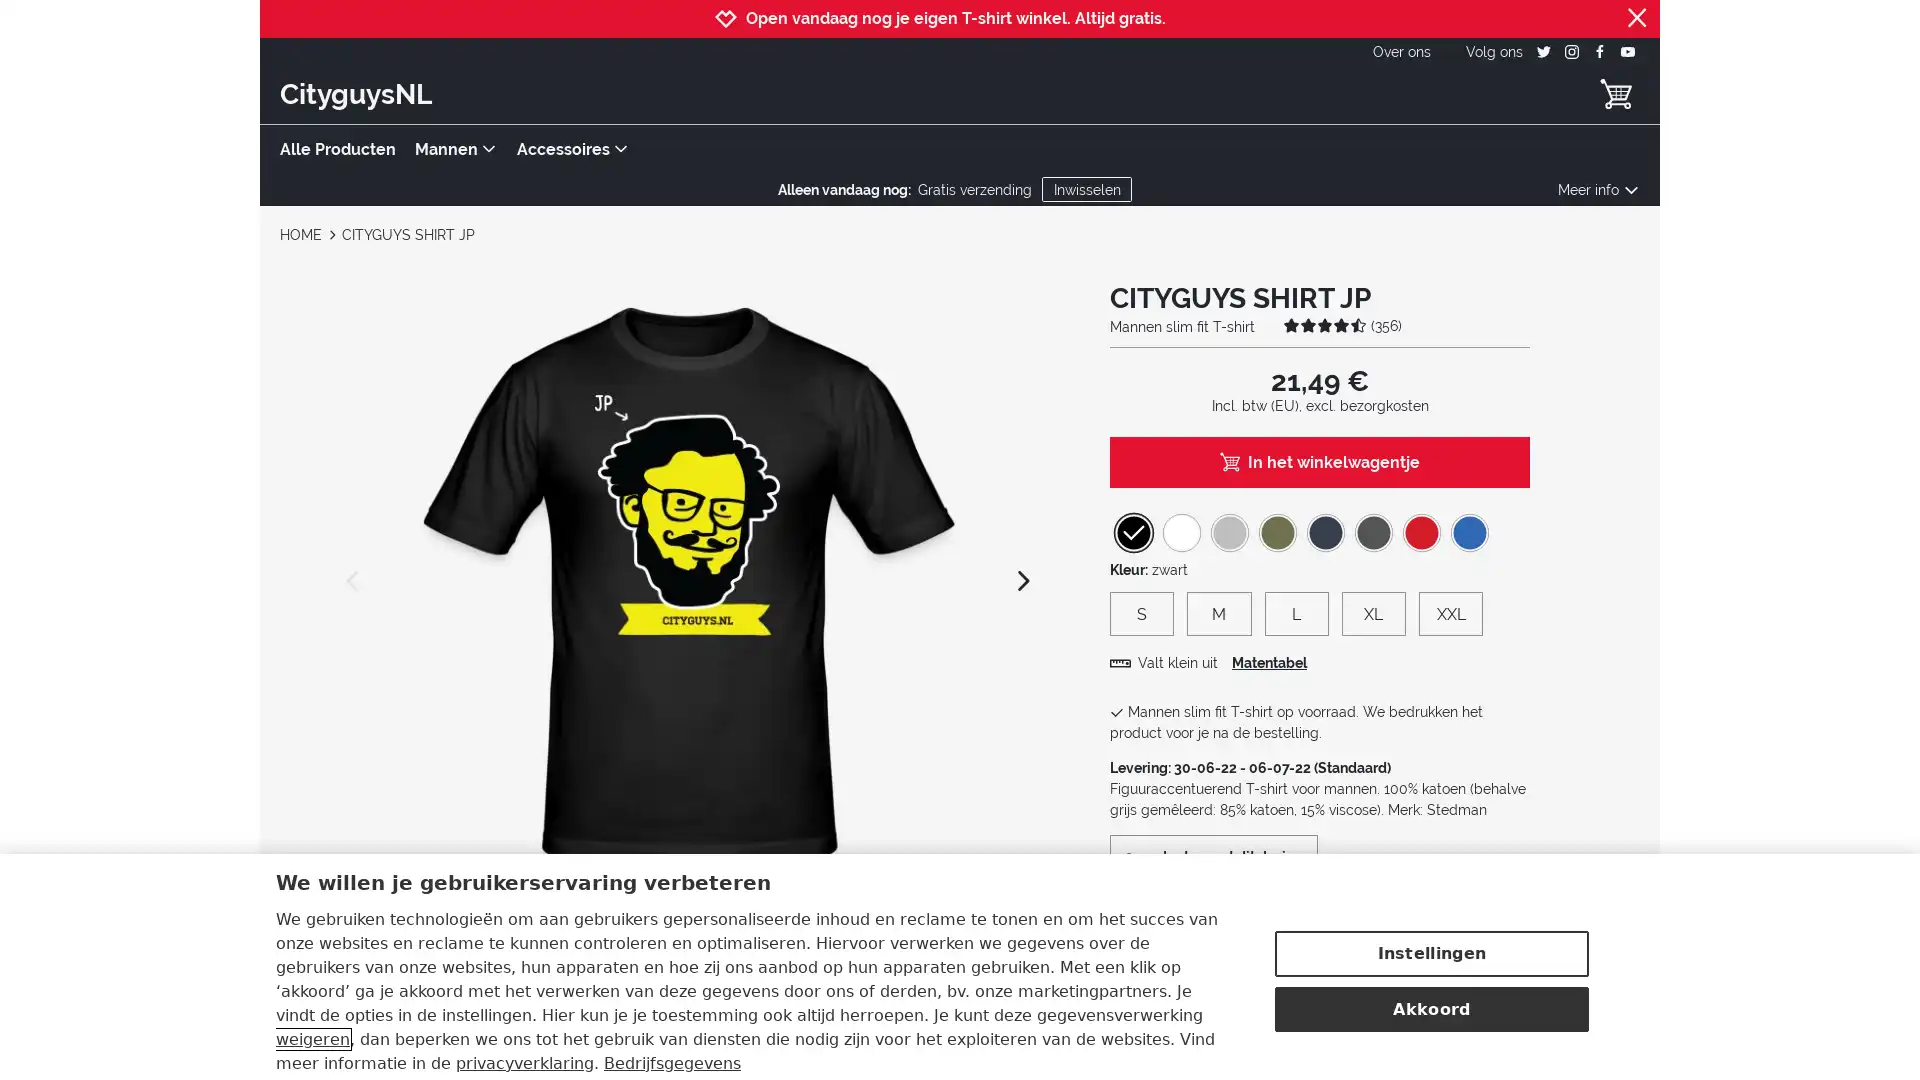 The height and width of the screenshot is (1080, 1920). What do you see at coordinates (1320, 461) in the screenshot?
I see `In het winkelwagentje` at bounding box center [1320, 461].